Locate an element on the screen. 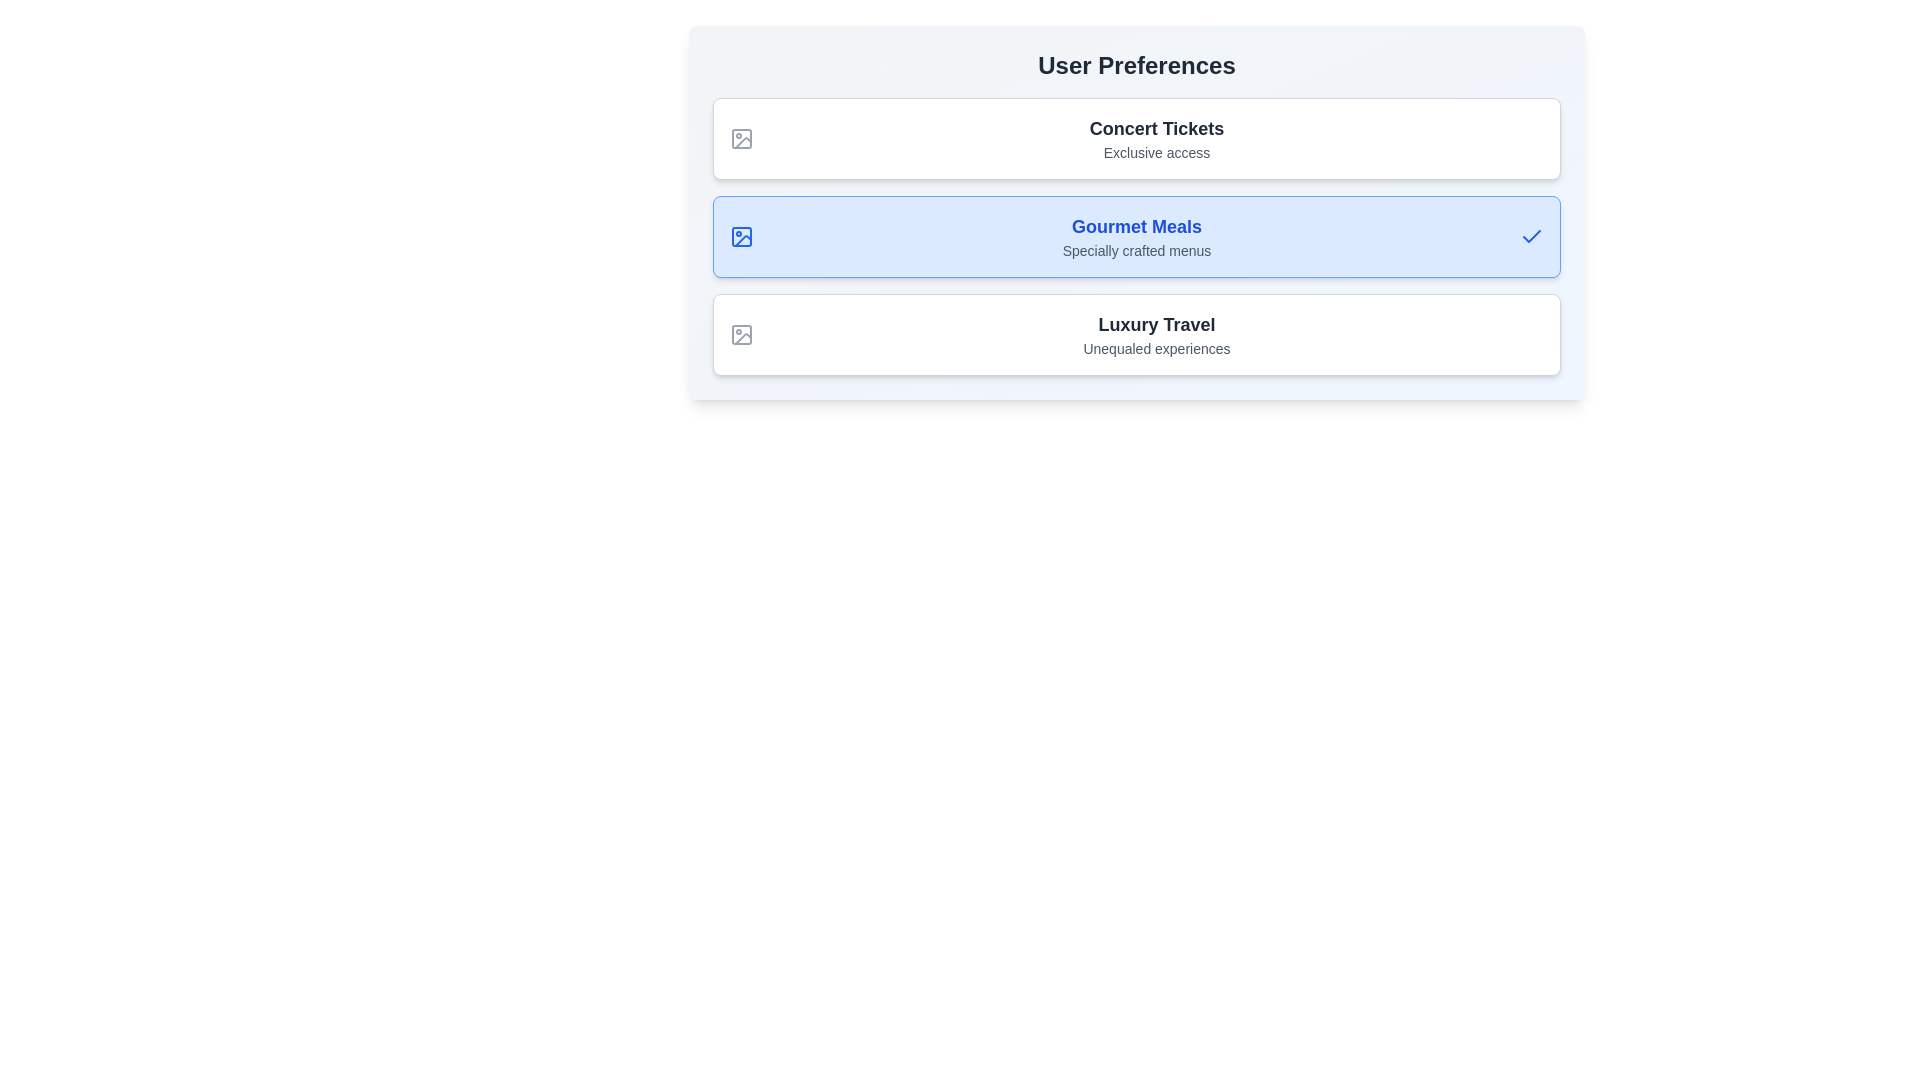  the preference item Gourmet Meals is located at coordinates (1137, 235).